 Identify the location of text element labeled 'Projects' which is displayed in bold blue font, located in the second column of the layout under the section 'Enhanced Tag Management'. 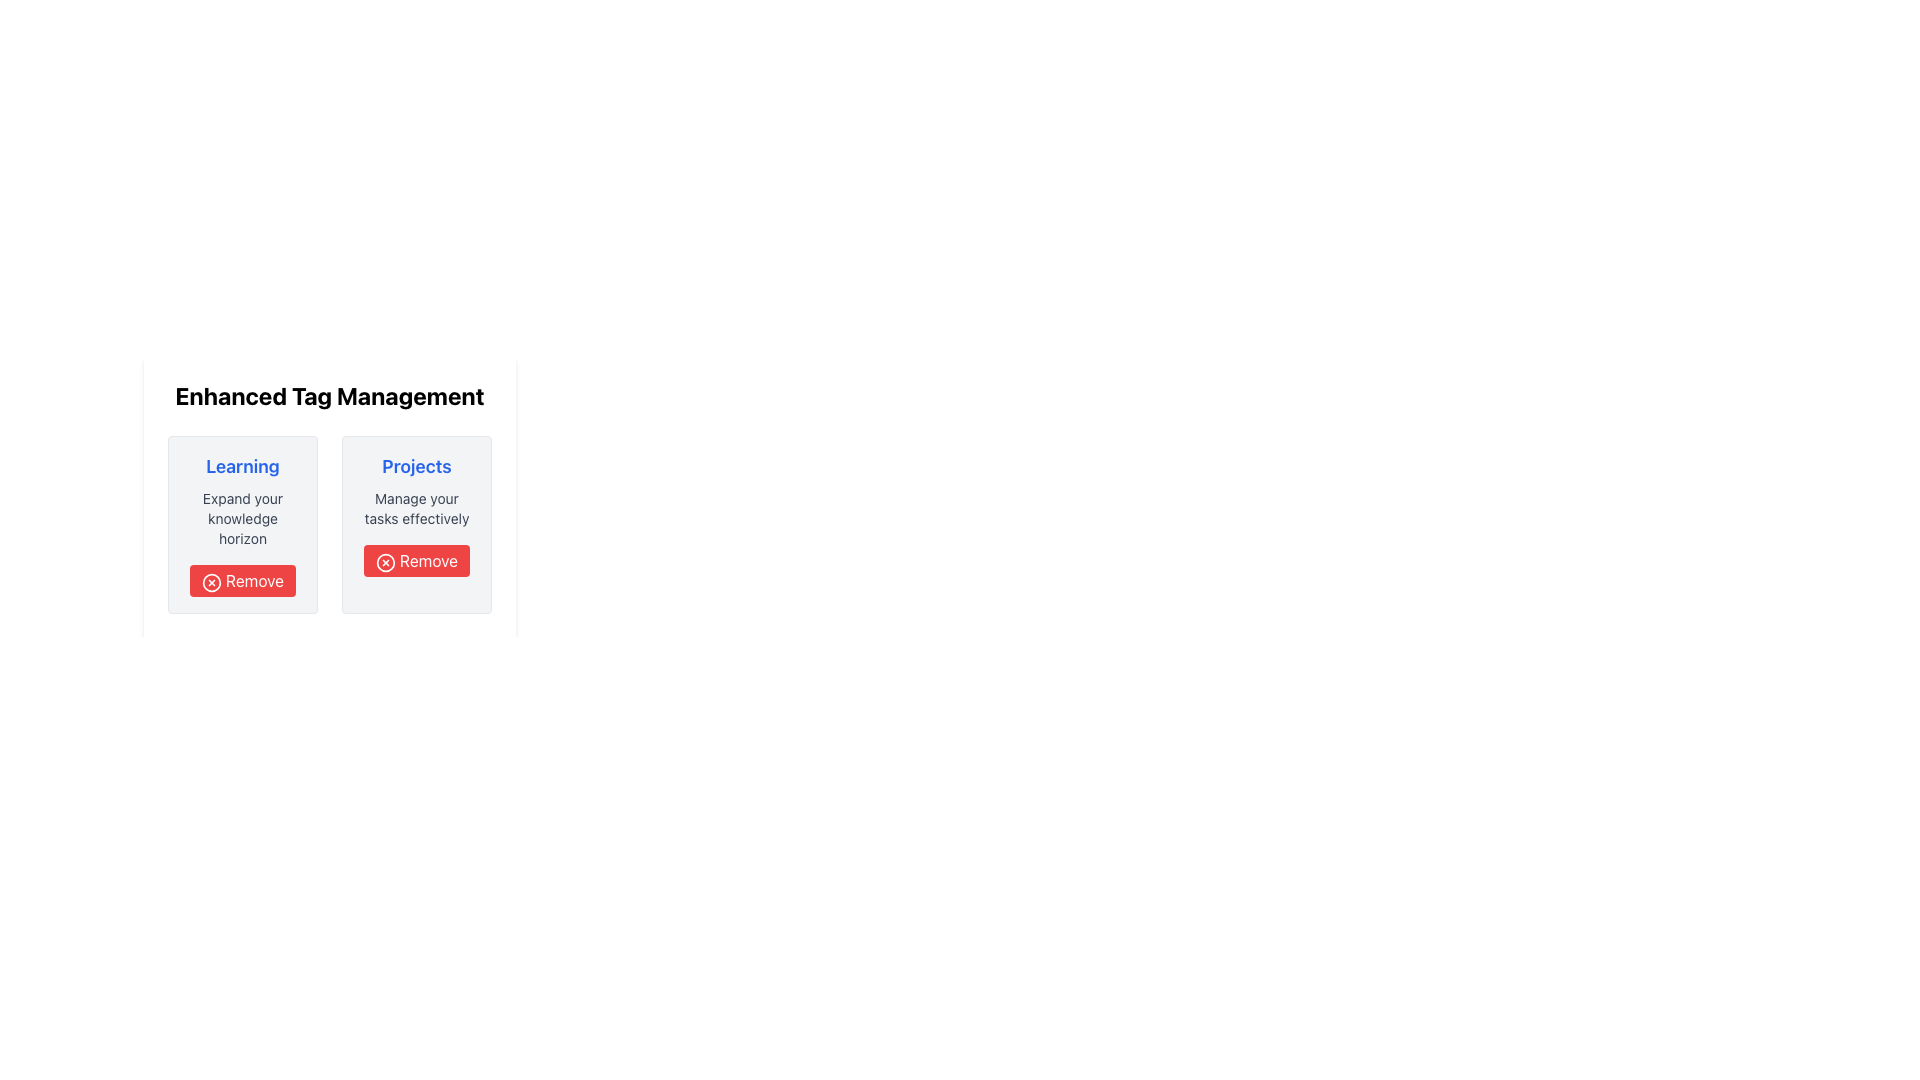
(416, 466).